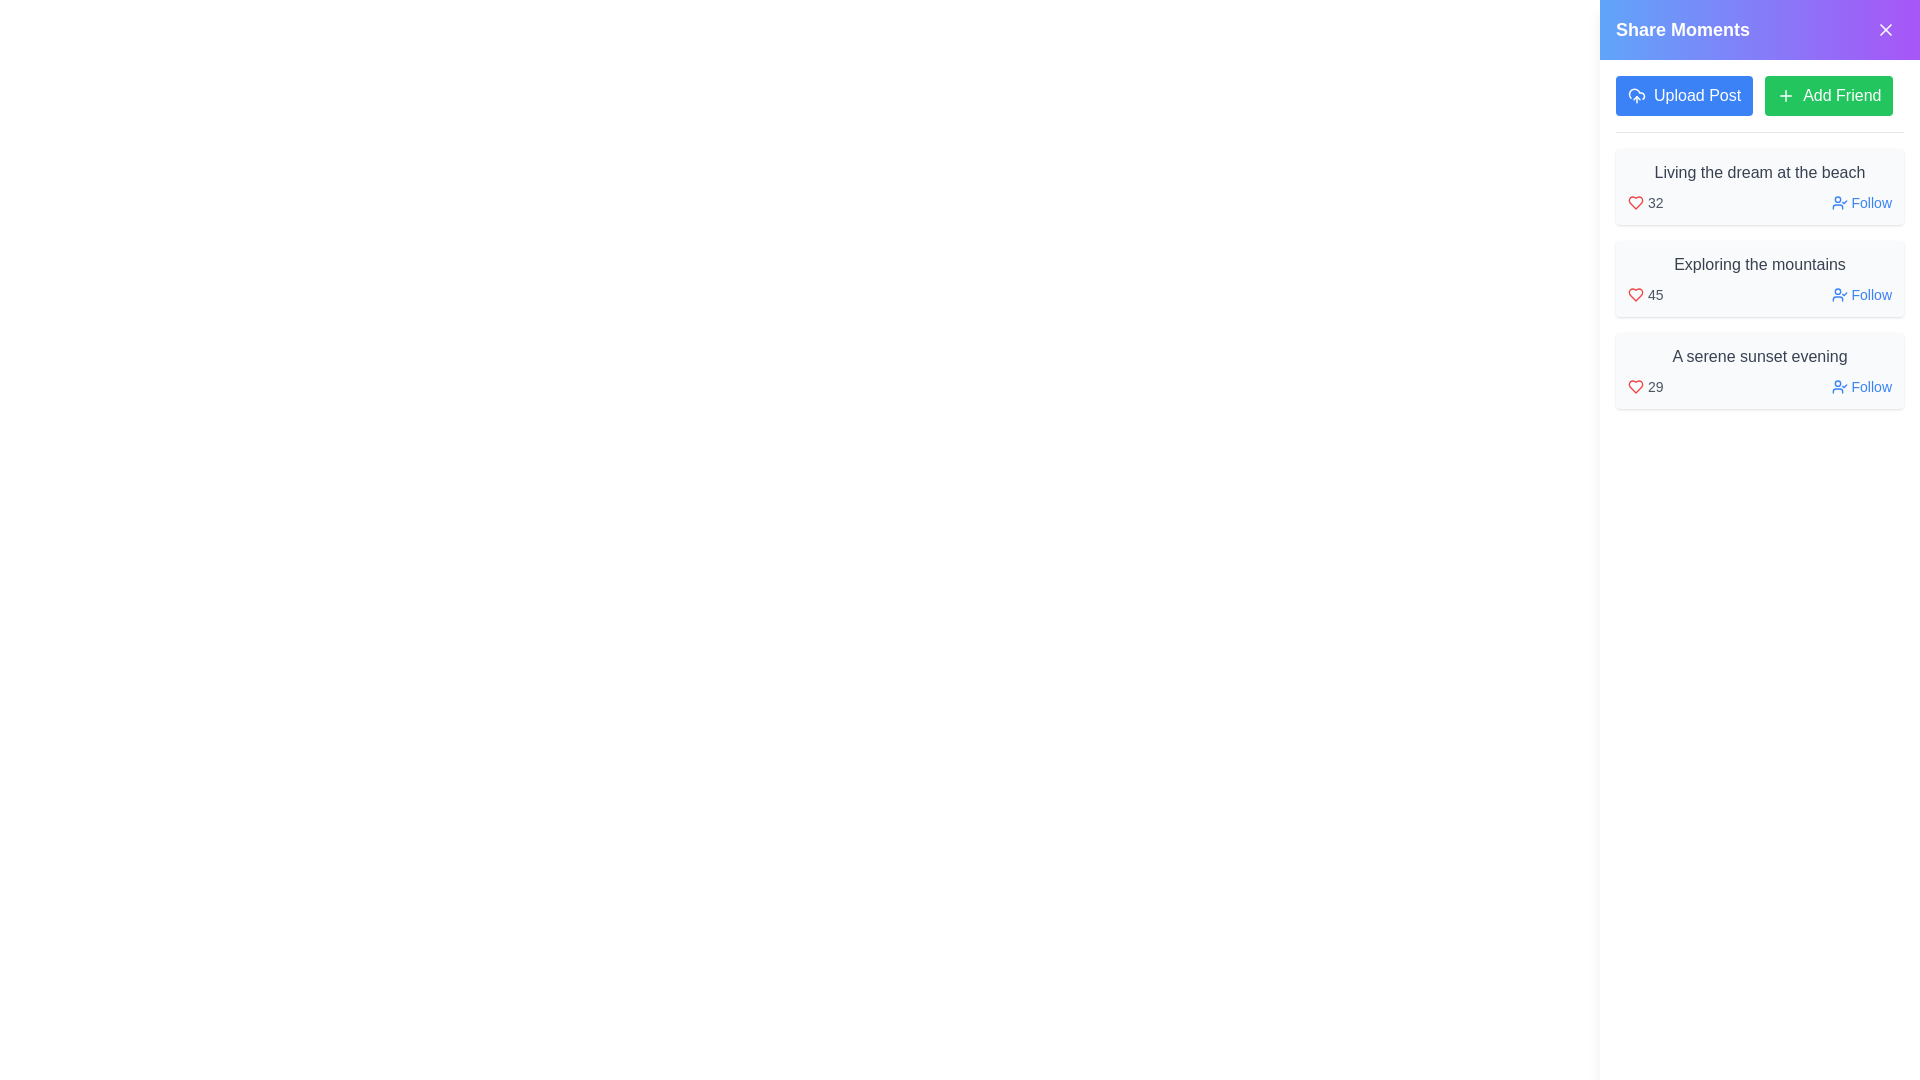  Describe the element at coordinates (1839, 203) in the screenshot. I see `the user profile icon with a checkmark in blue color, which is part of the 'Follow' button located in the first social media interaction card on the right-hand panel` at that location.